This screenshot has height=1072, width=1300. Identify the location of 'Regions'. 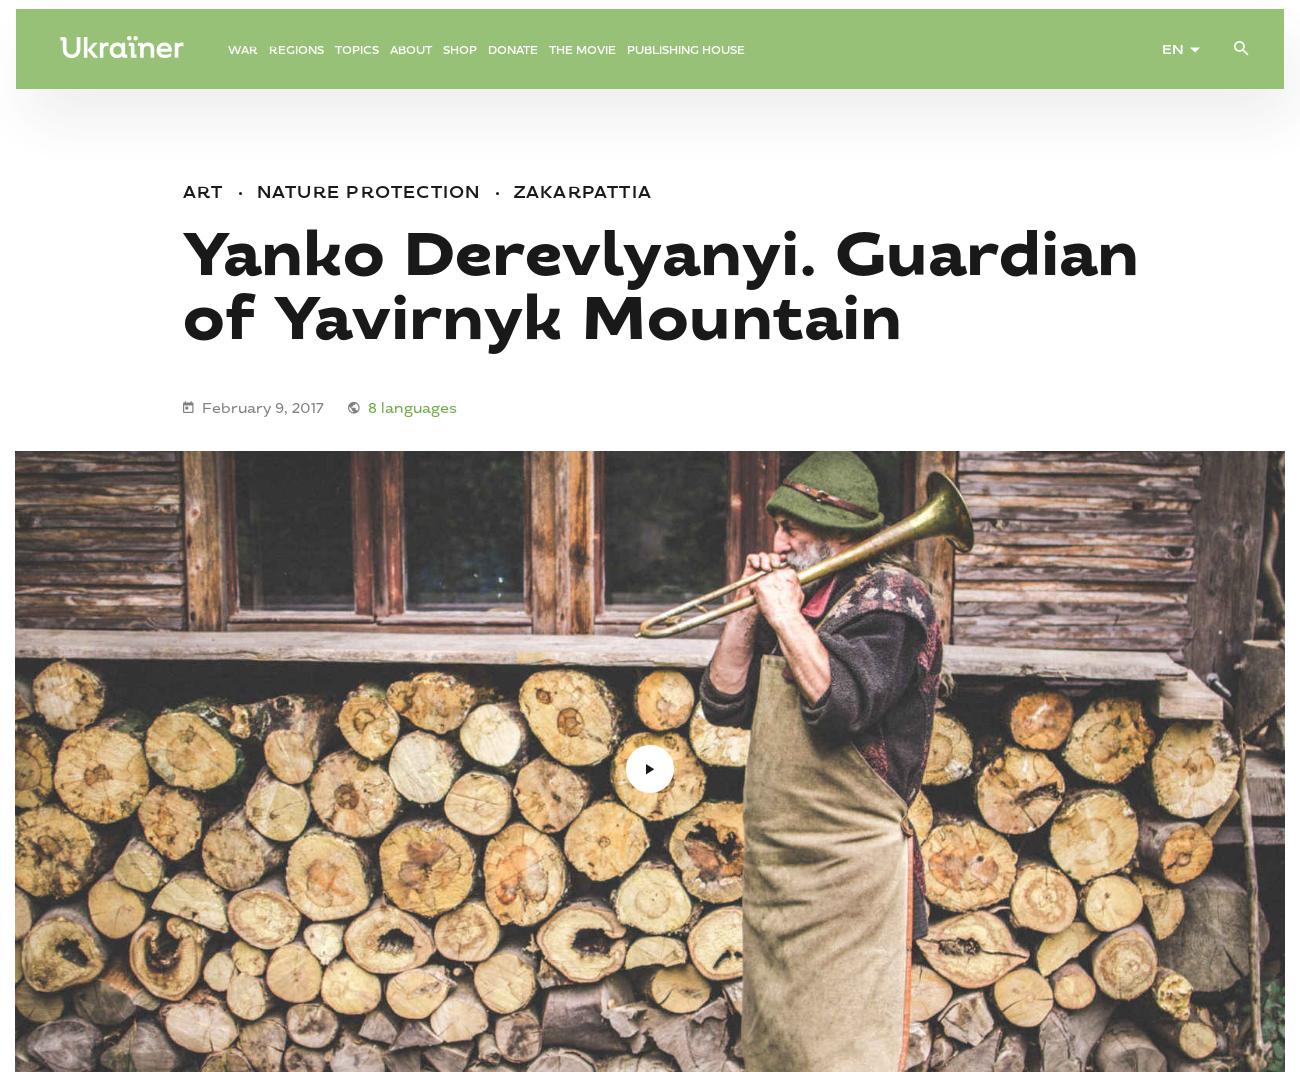
(296, 64).